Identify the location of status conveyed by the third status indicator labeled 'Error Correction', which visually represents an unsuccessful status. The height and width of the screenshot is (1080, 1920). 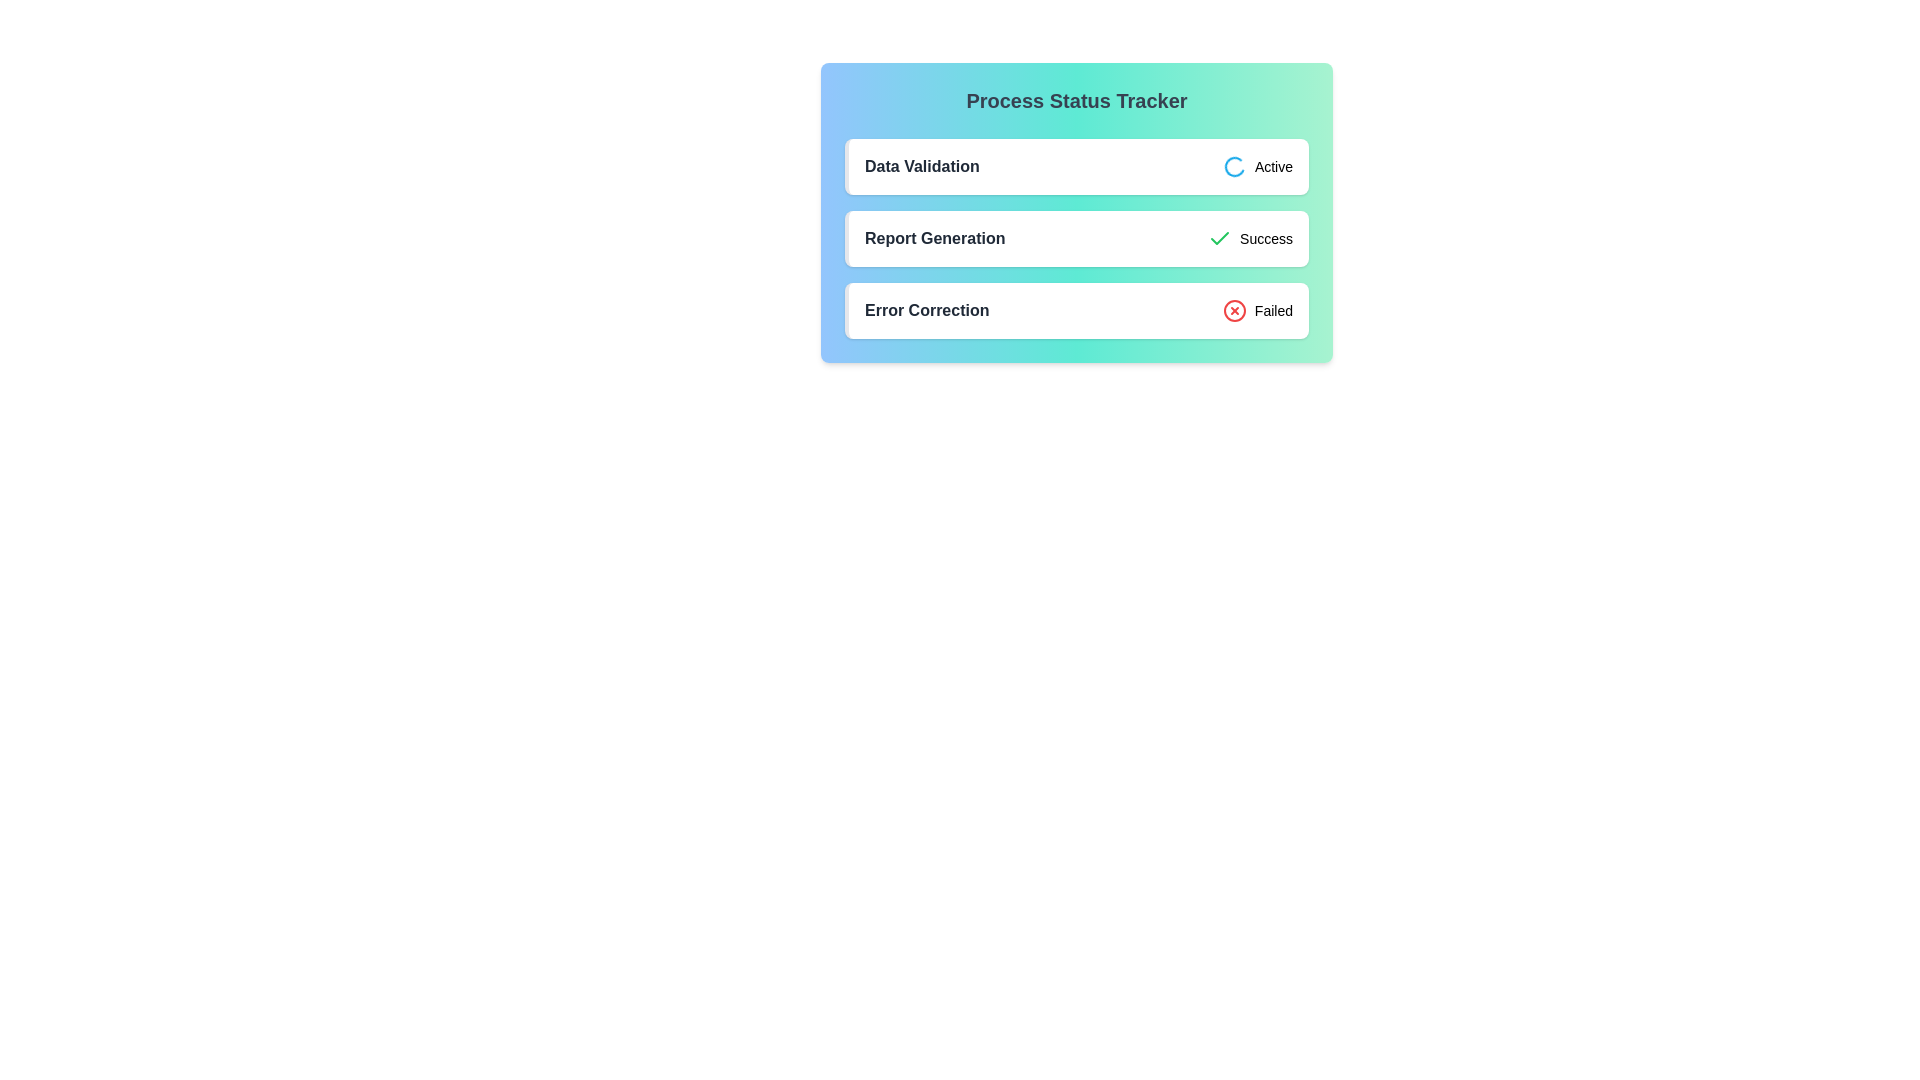
(1256, 311).